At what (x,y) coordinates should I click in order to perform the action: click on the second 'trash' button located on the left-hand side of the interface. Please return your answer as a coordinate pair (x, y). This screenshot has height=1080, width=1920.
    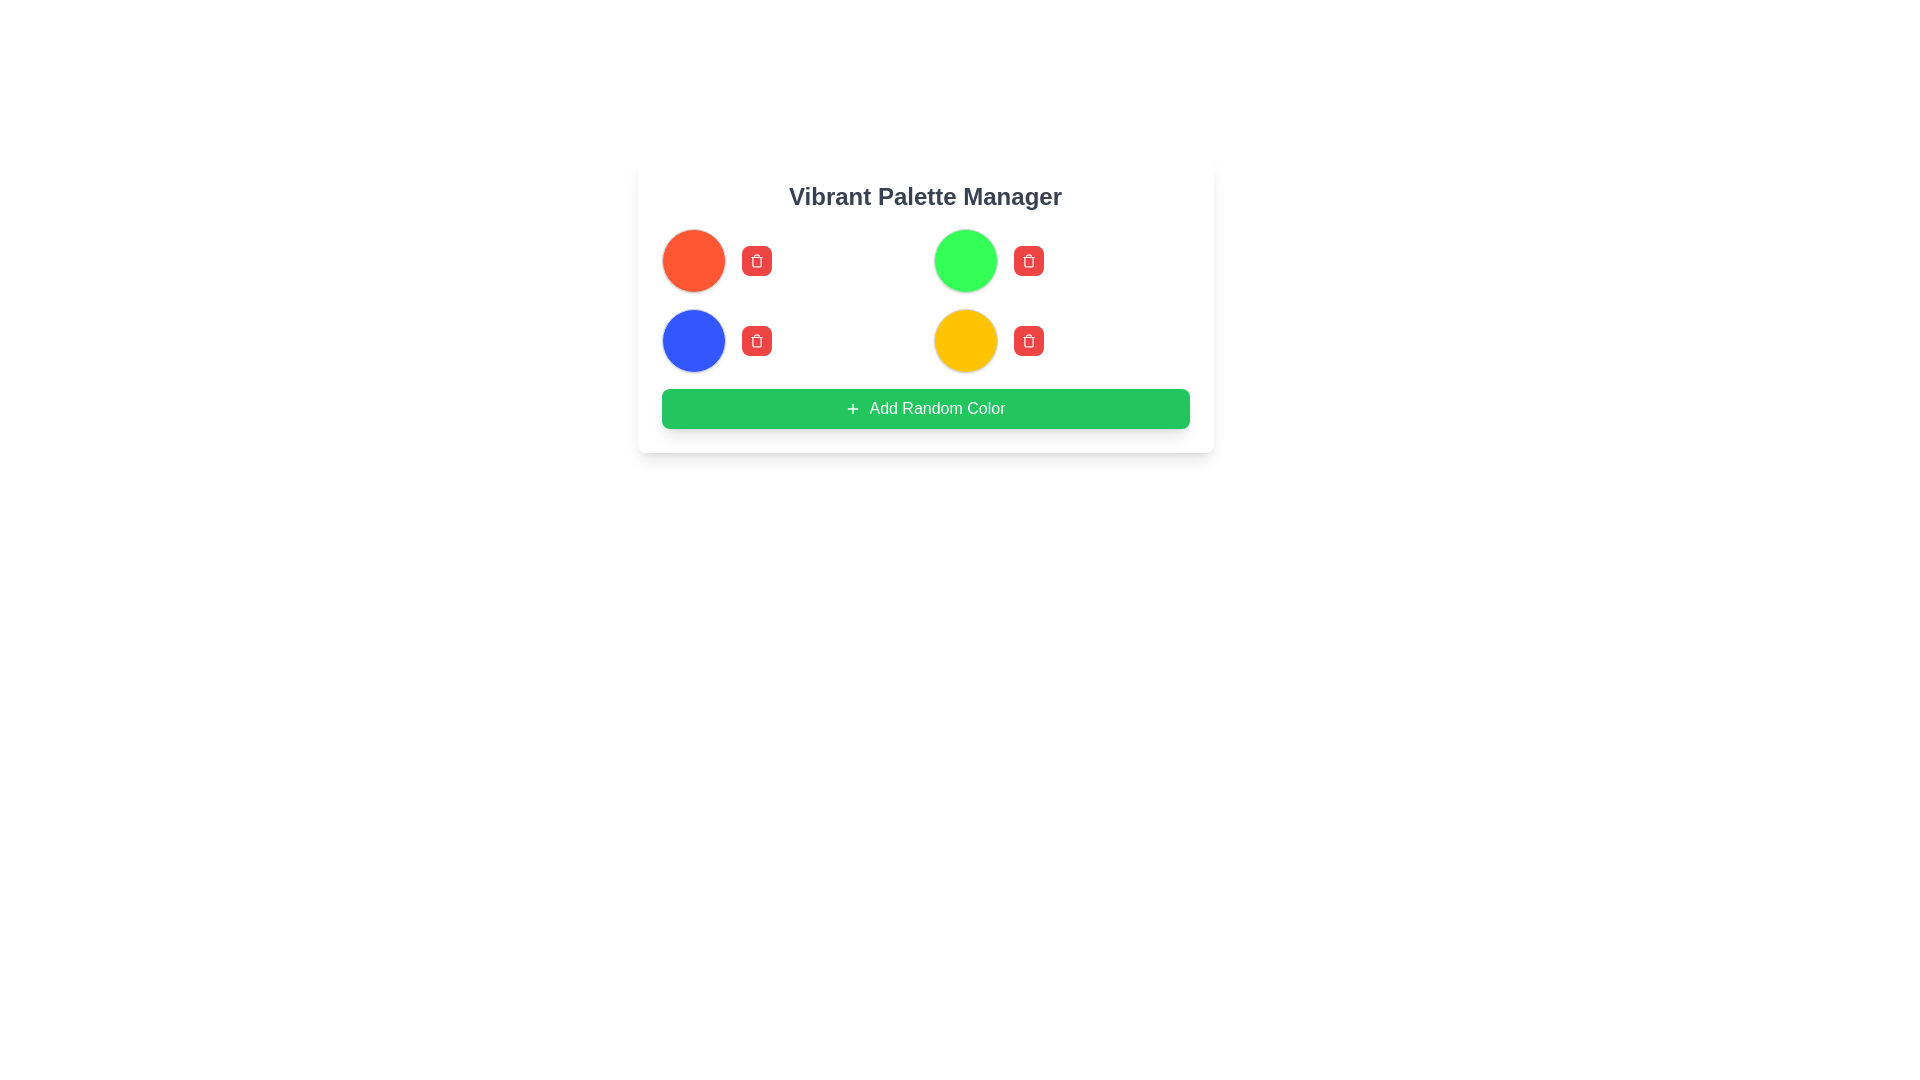
    Looking at the image, I should click on (755, 339).